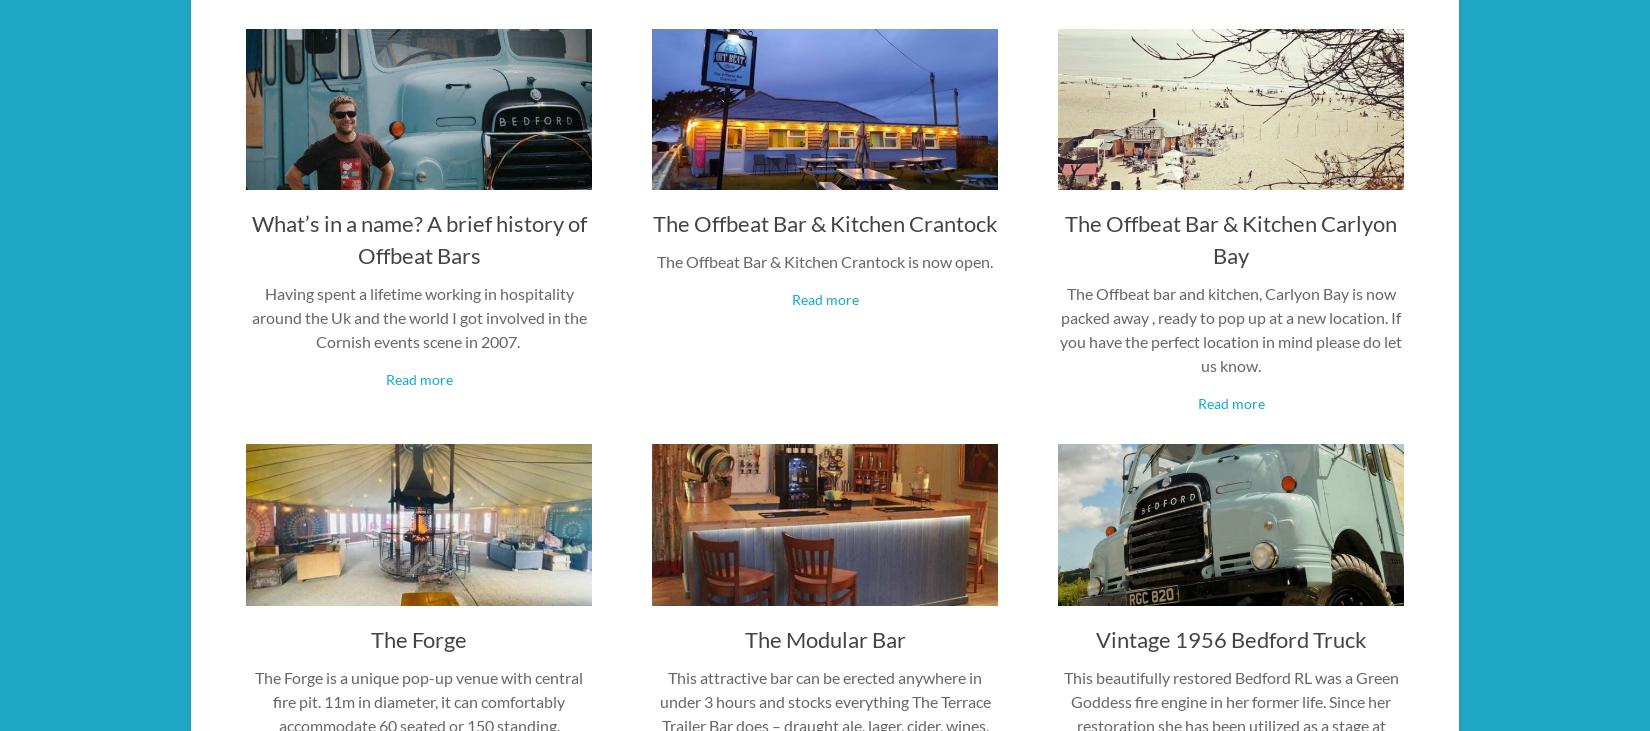  I want to click on 'The Offbeat Bar & Kitchen Crantock is now open.', so click(825, 260).